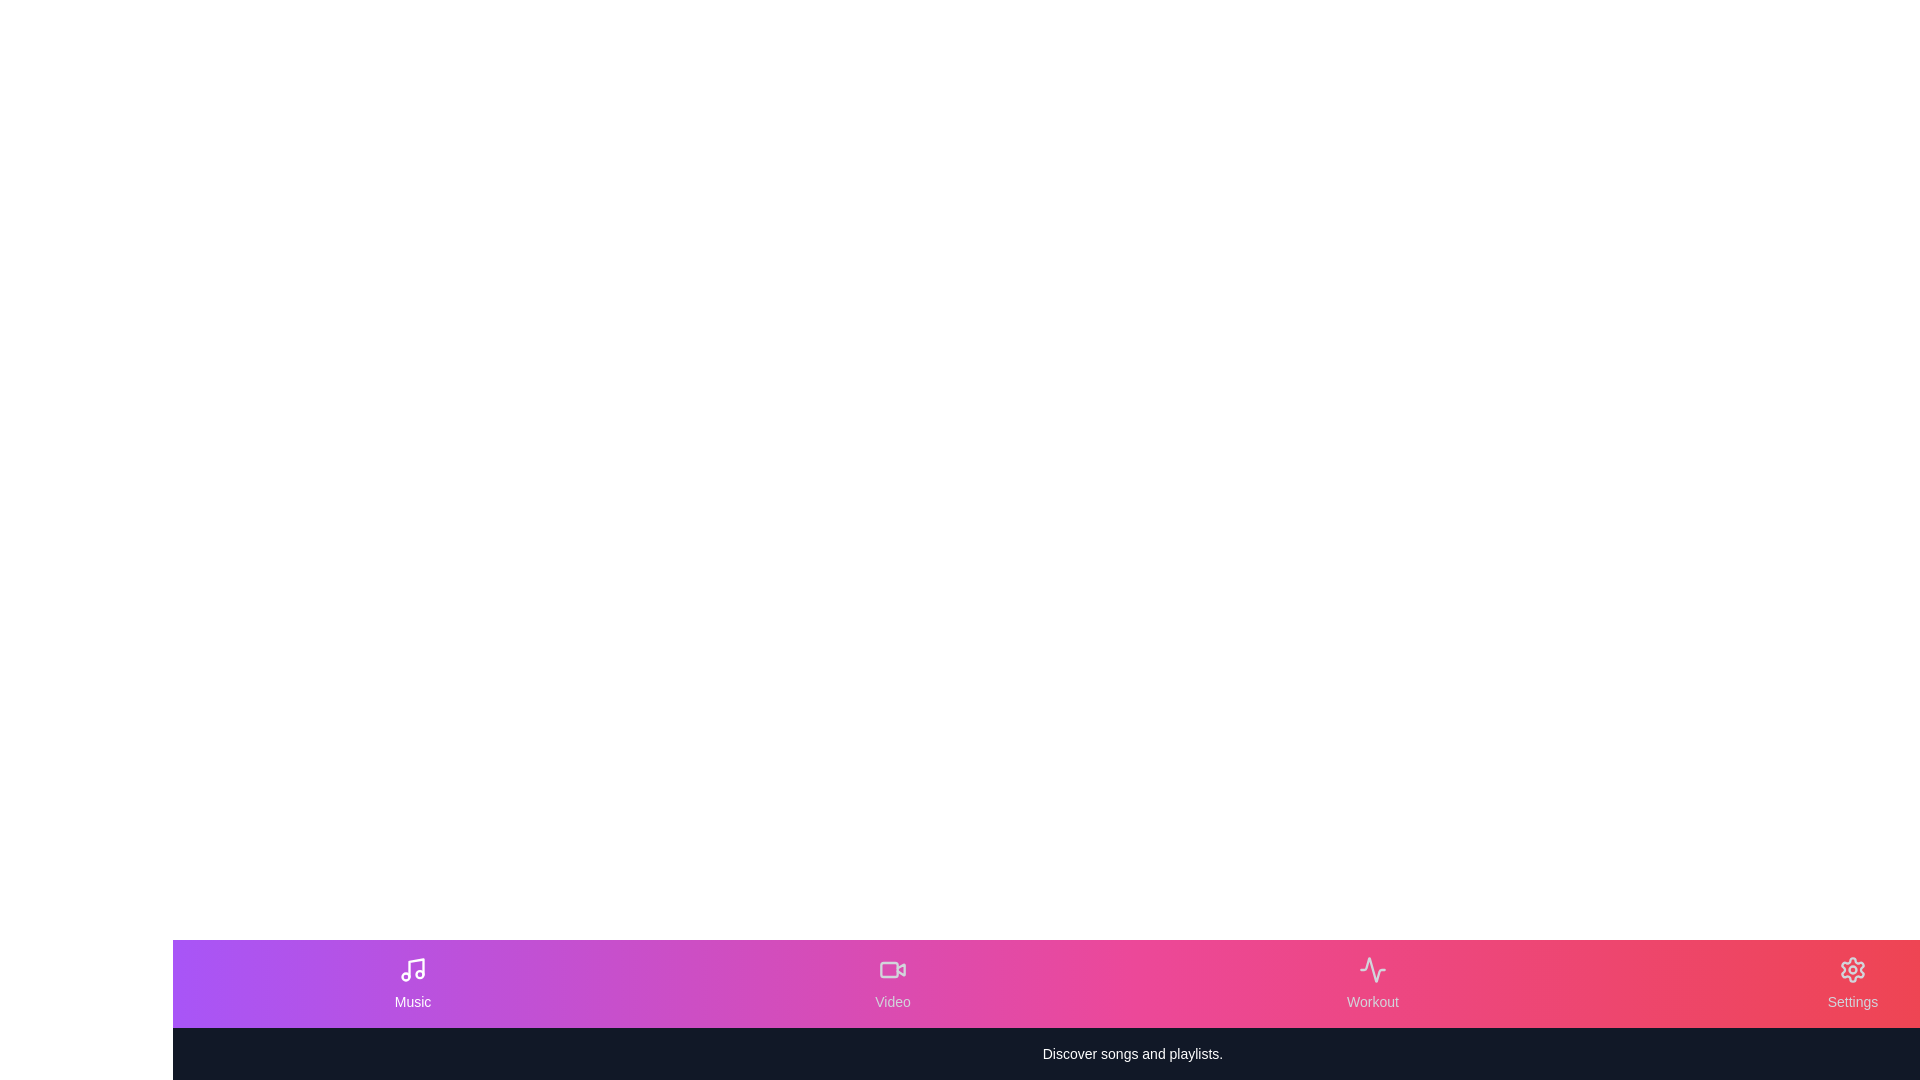  I want to click on the tooltip area to interact with it, so click(1132, 1052).